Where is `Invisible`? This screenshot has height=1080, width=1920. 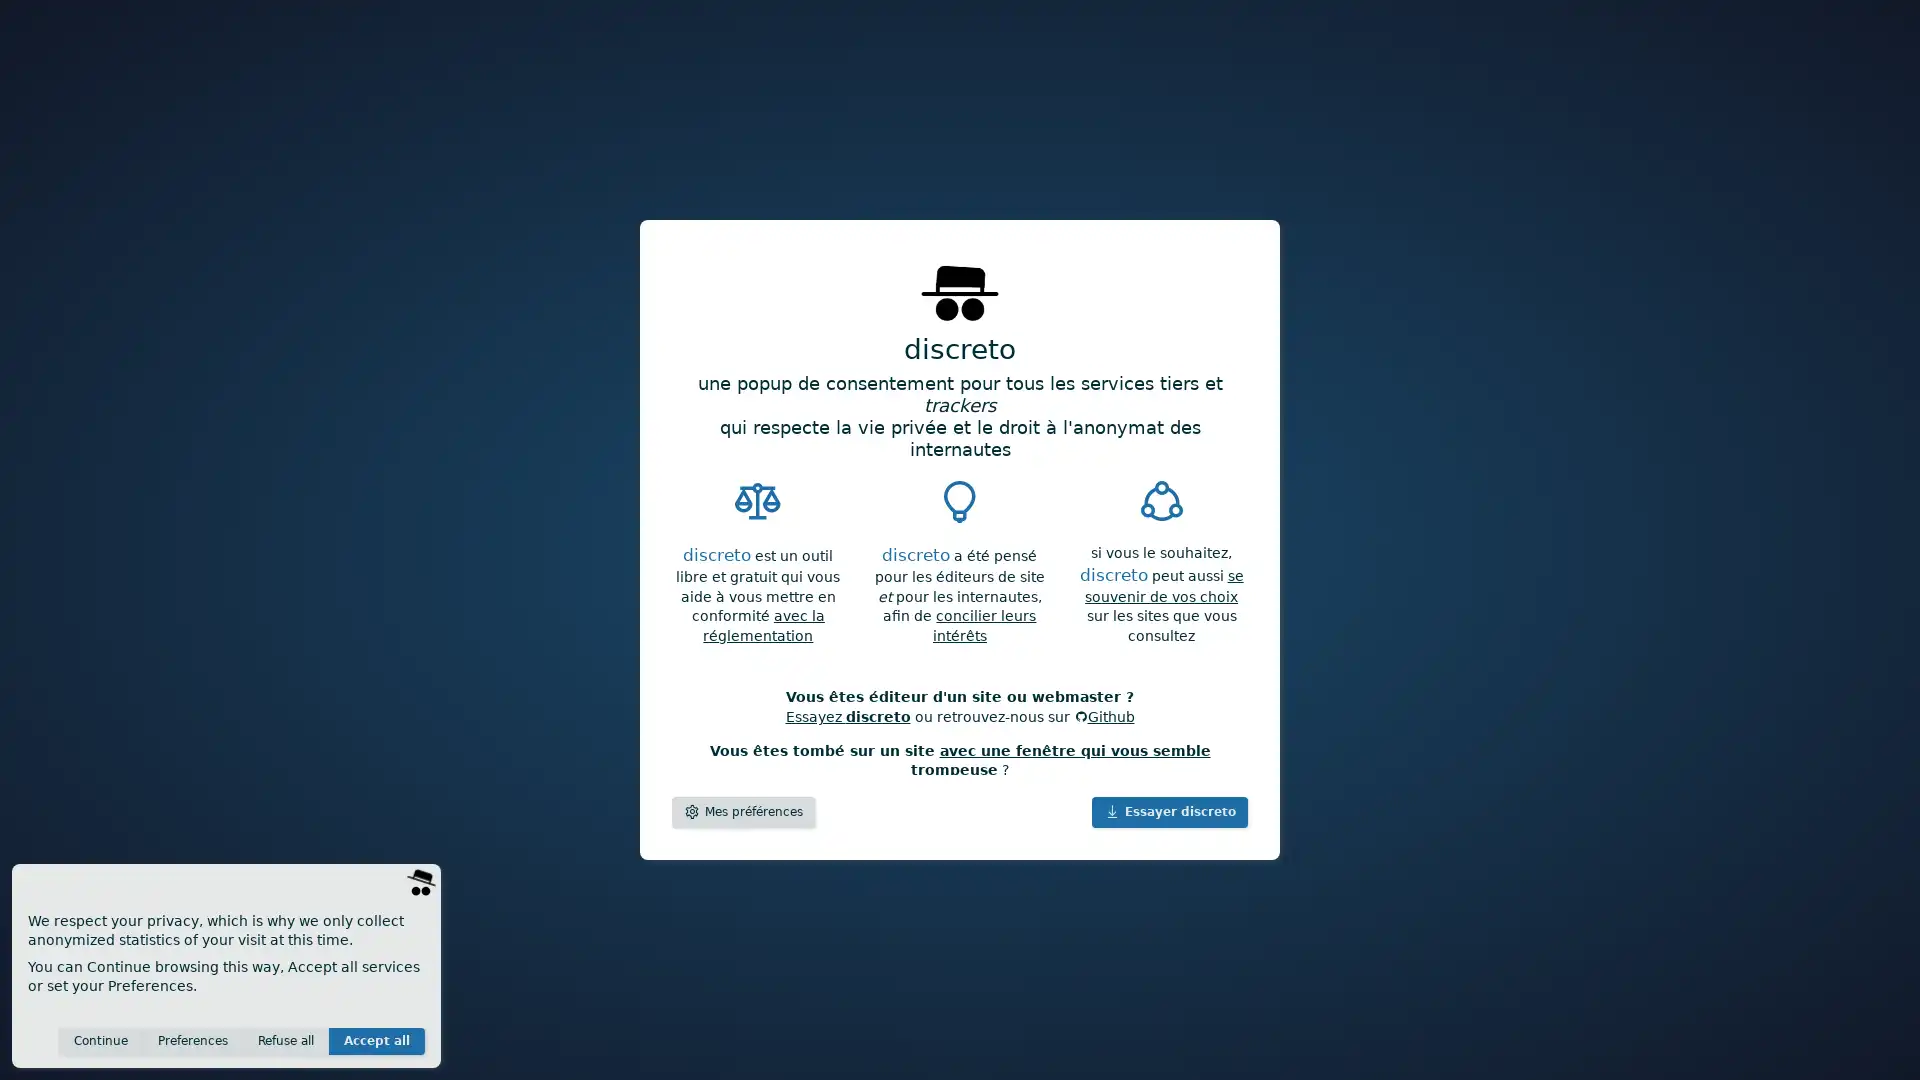
Invisible is located at coordinates (322, 1048).